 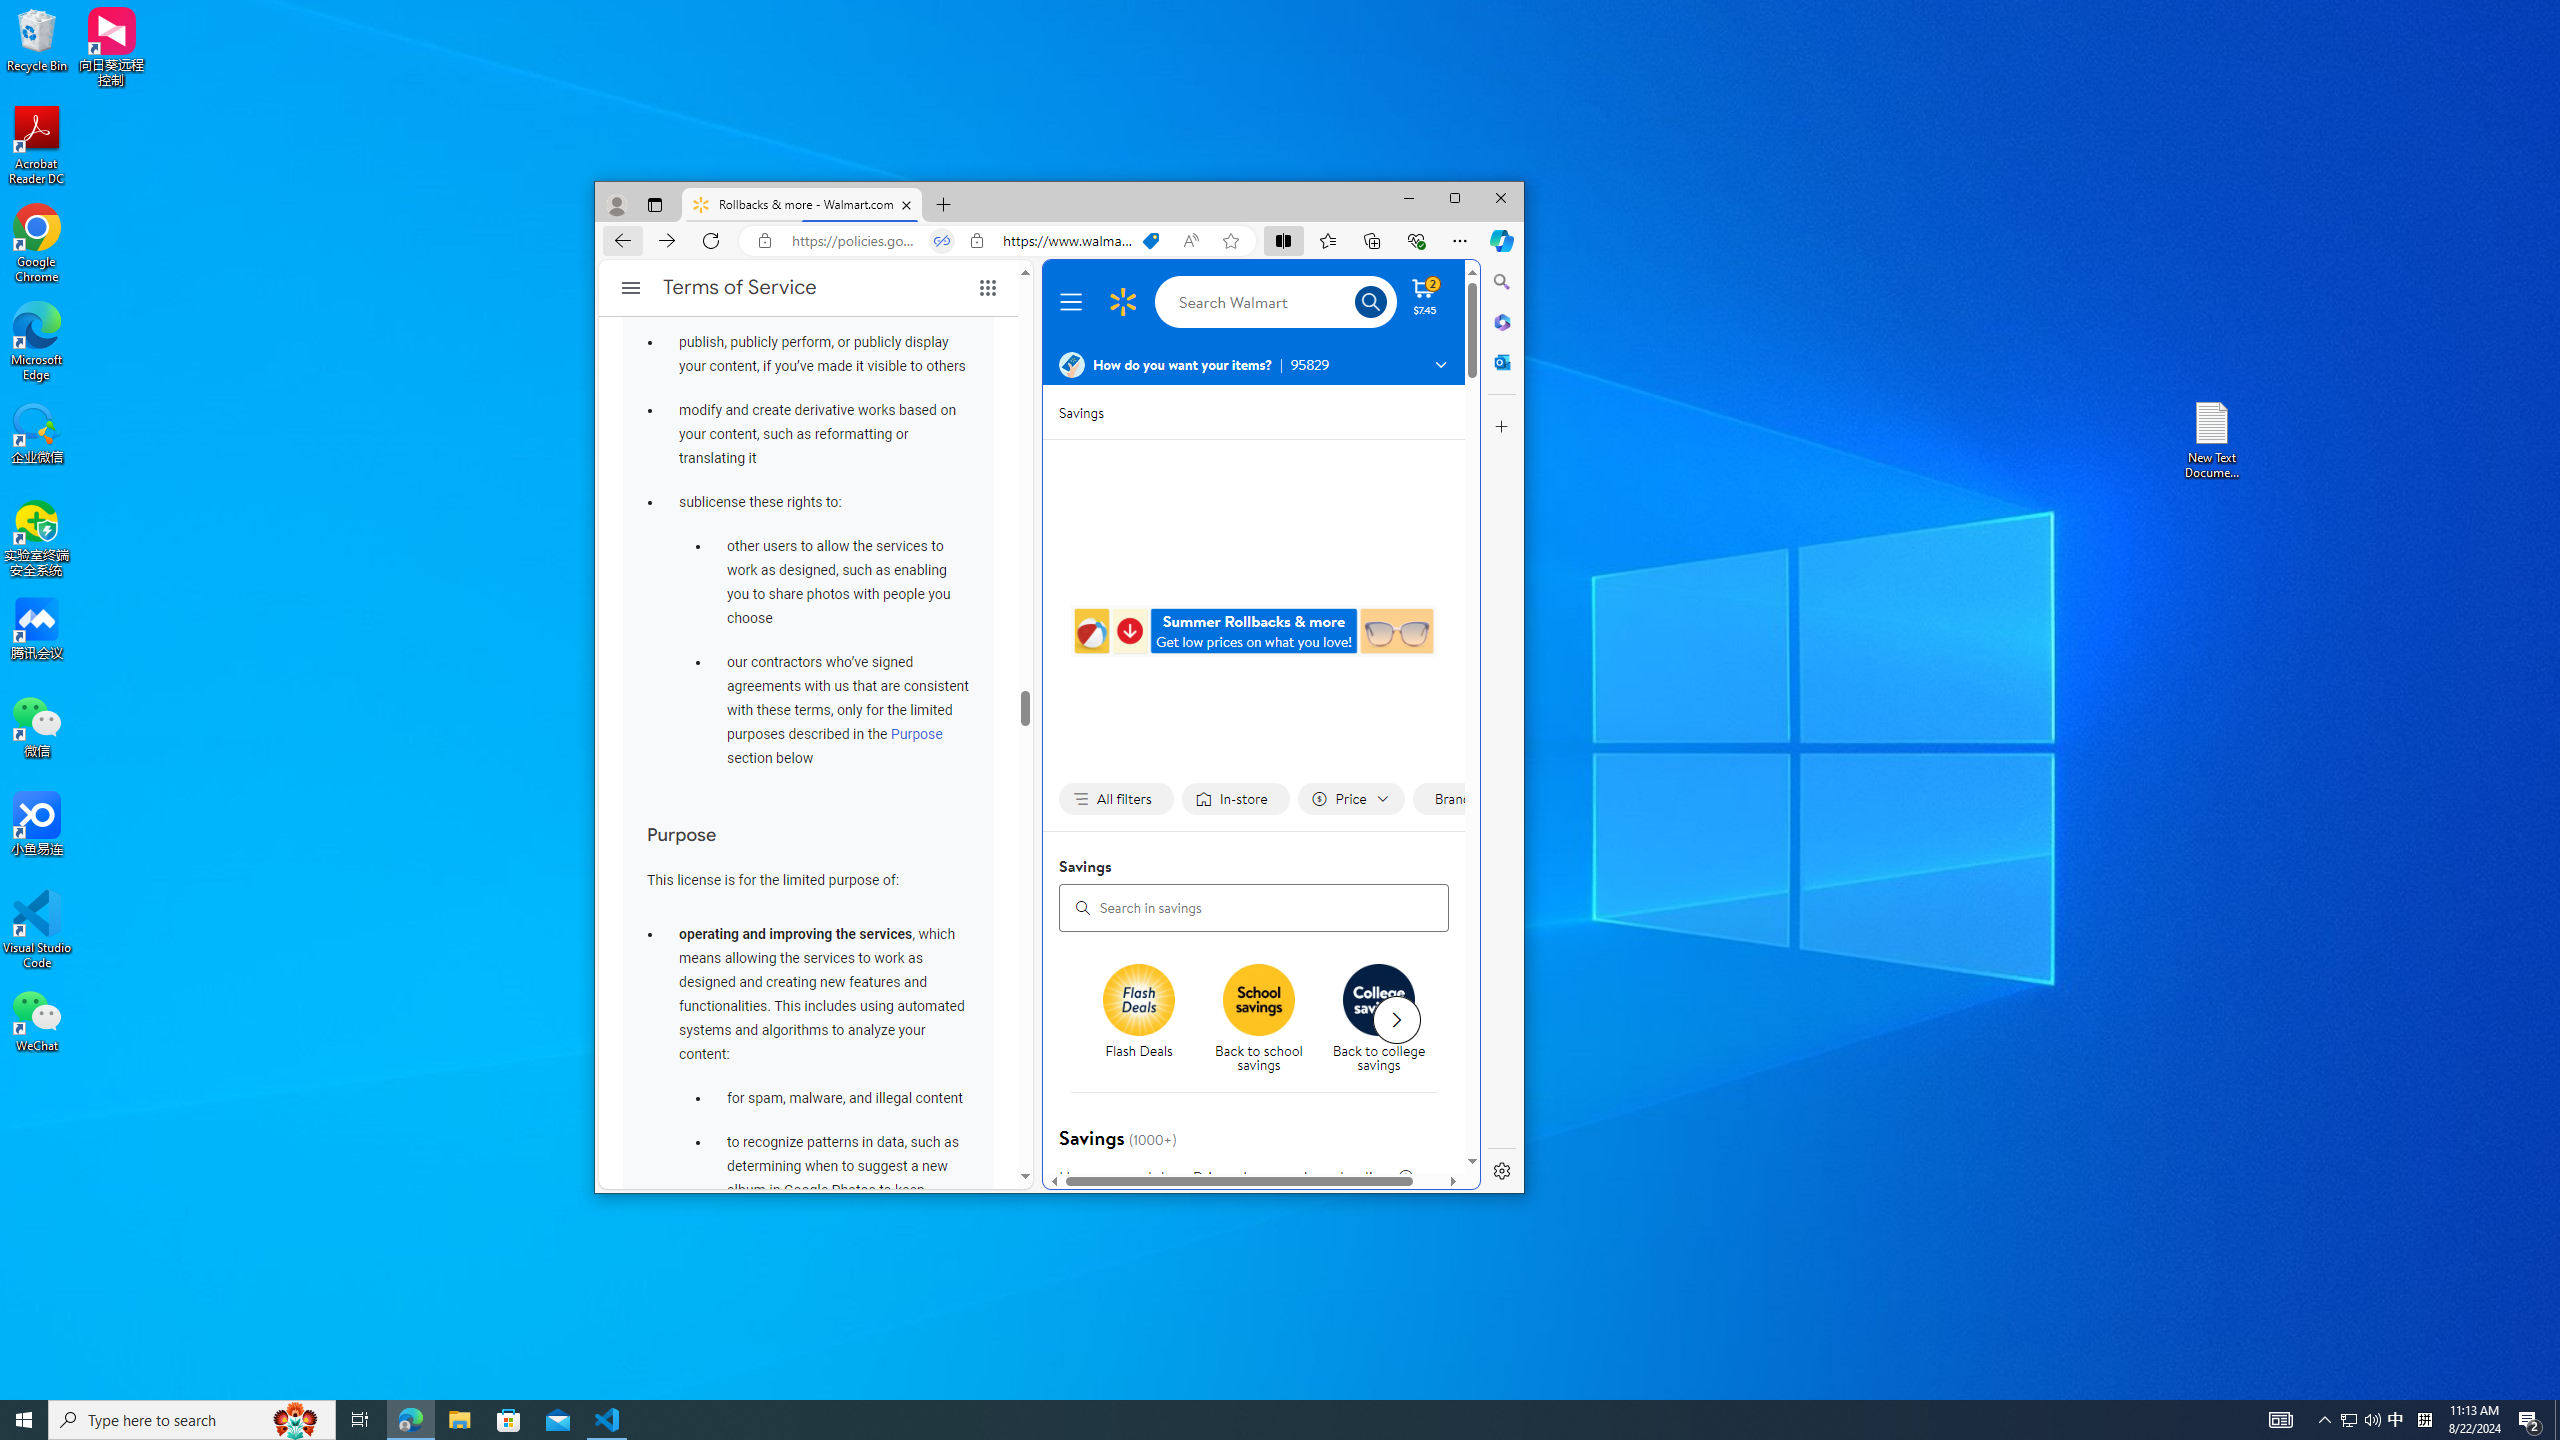 What do you see at coordinates (191, 1418) in the screenshot?
I see `'Type here to search'` at bounding box center [191, 1418].